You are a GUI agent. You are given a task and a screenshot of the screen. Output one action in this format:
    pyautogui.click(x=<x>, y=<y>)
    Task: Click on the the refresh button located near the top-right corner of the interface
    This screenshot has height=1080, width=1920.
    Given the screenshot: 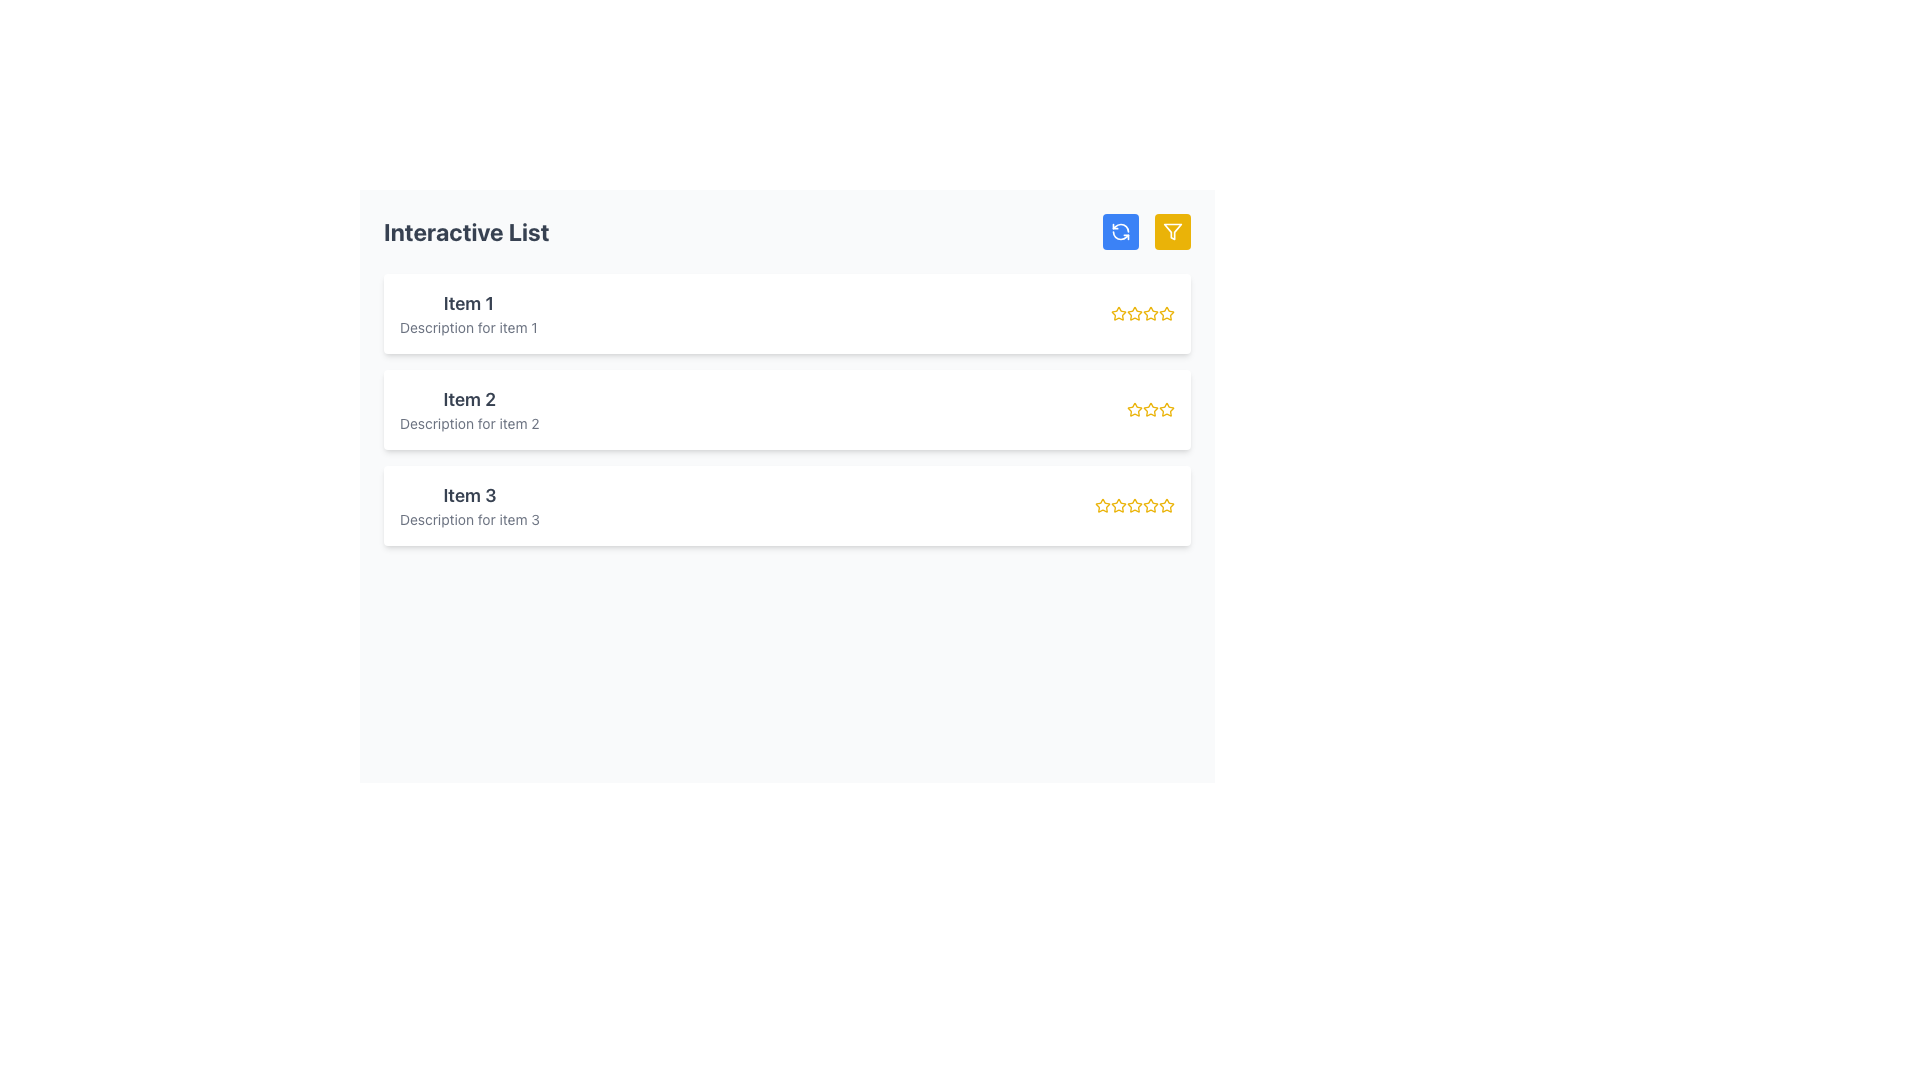 What is the action you would take?
    pyautogui.click(x=1121, y=230)
    